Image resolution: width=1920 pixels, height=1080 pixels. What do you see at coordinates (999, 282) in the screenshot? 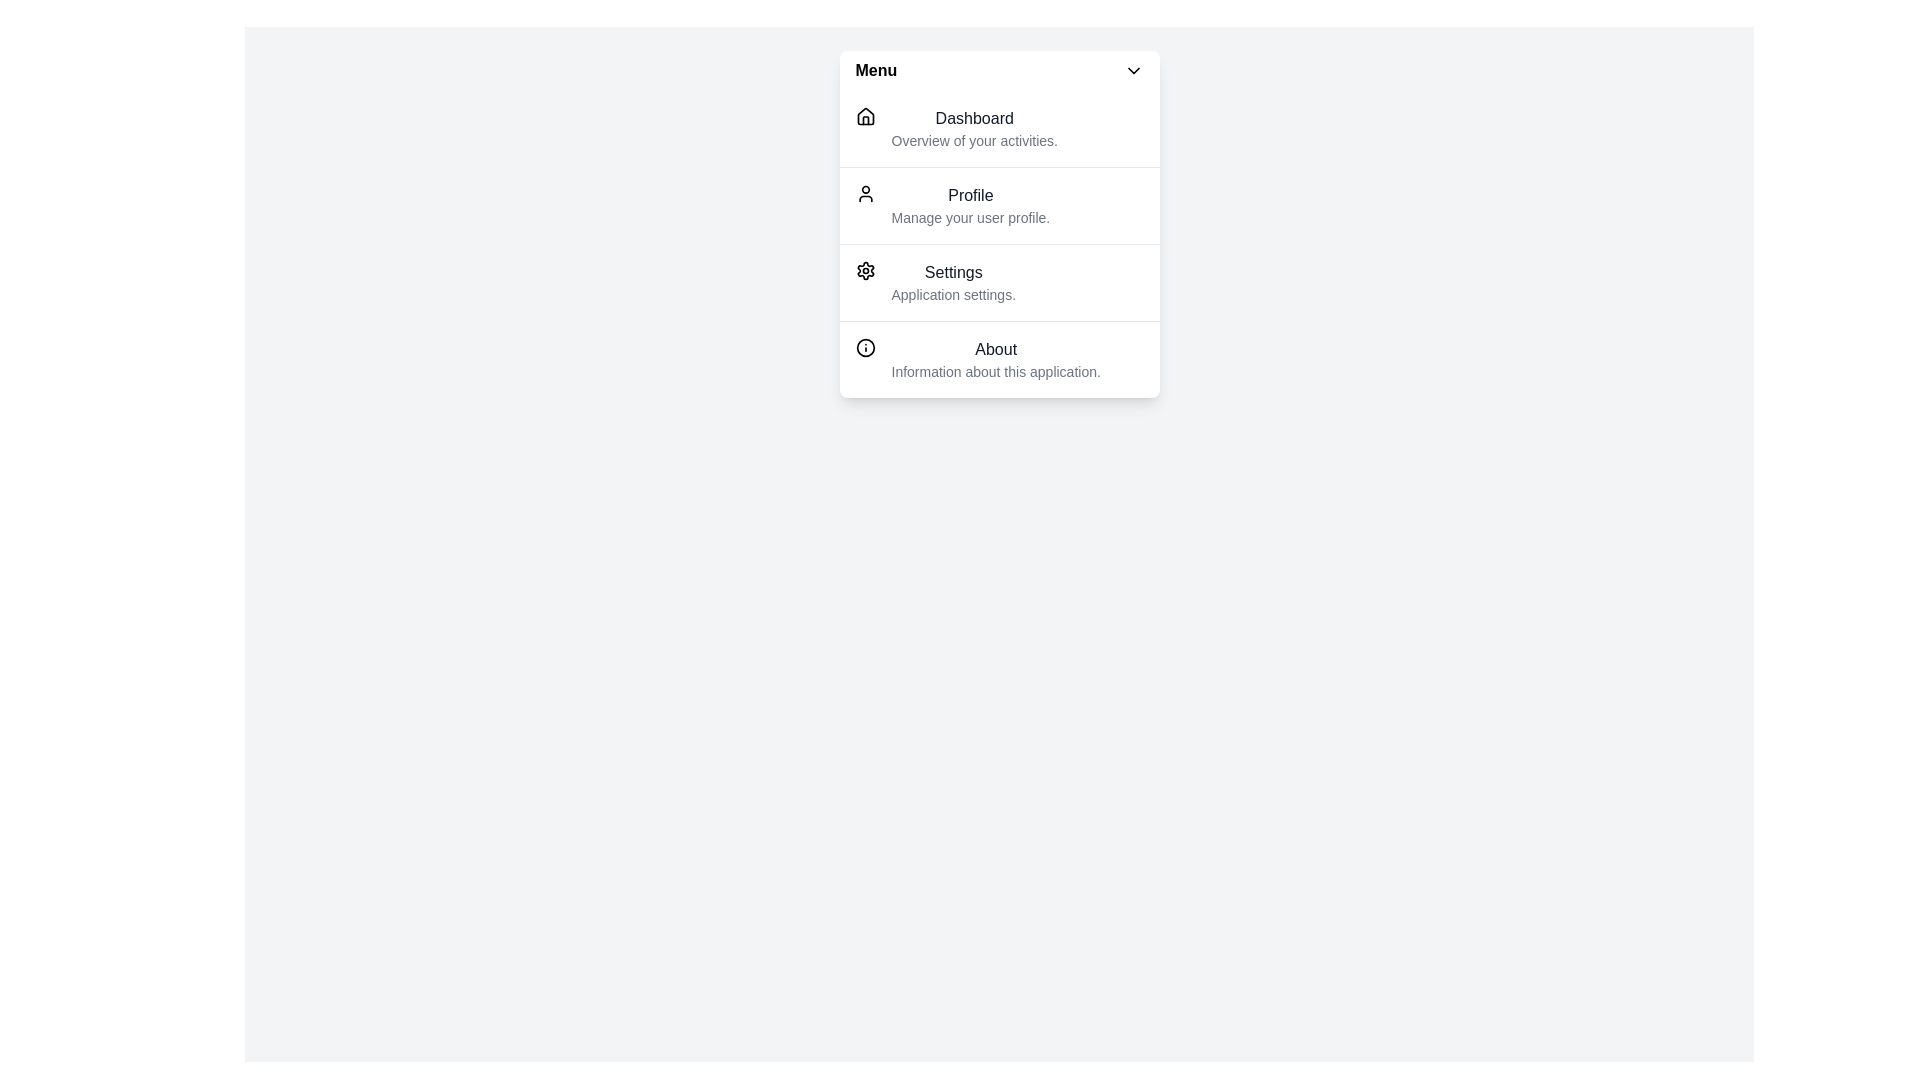
I see `the menu item Settings to see visual feedback` at bounding box center [999, 282].